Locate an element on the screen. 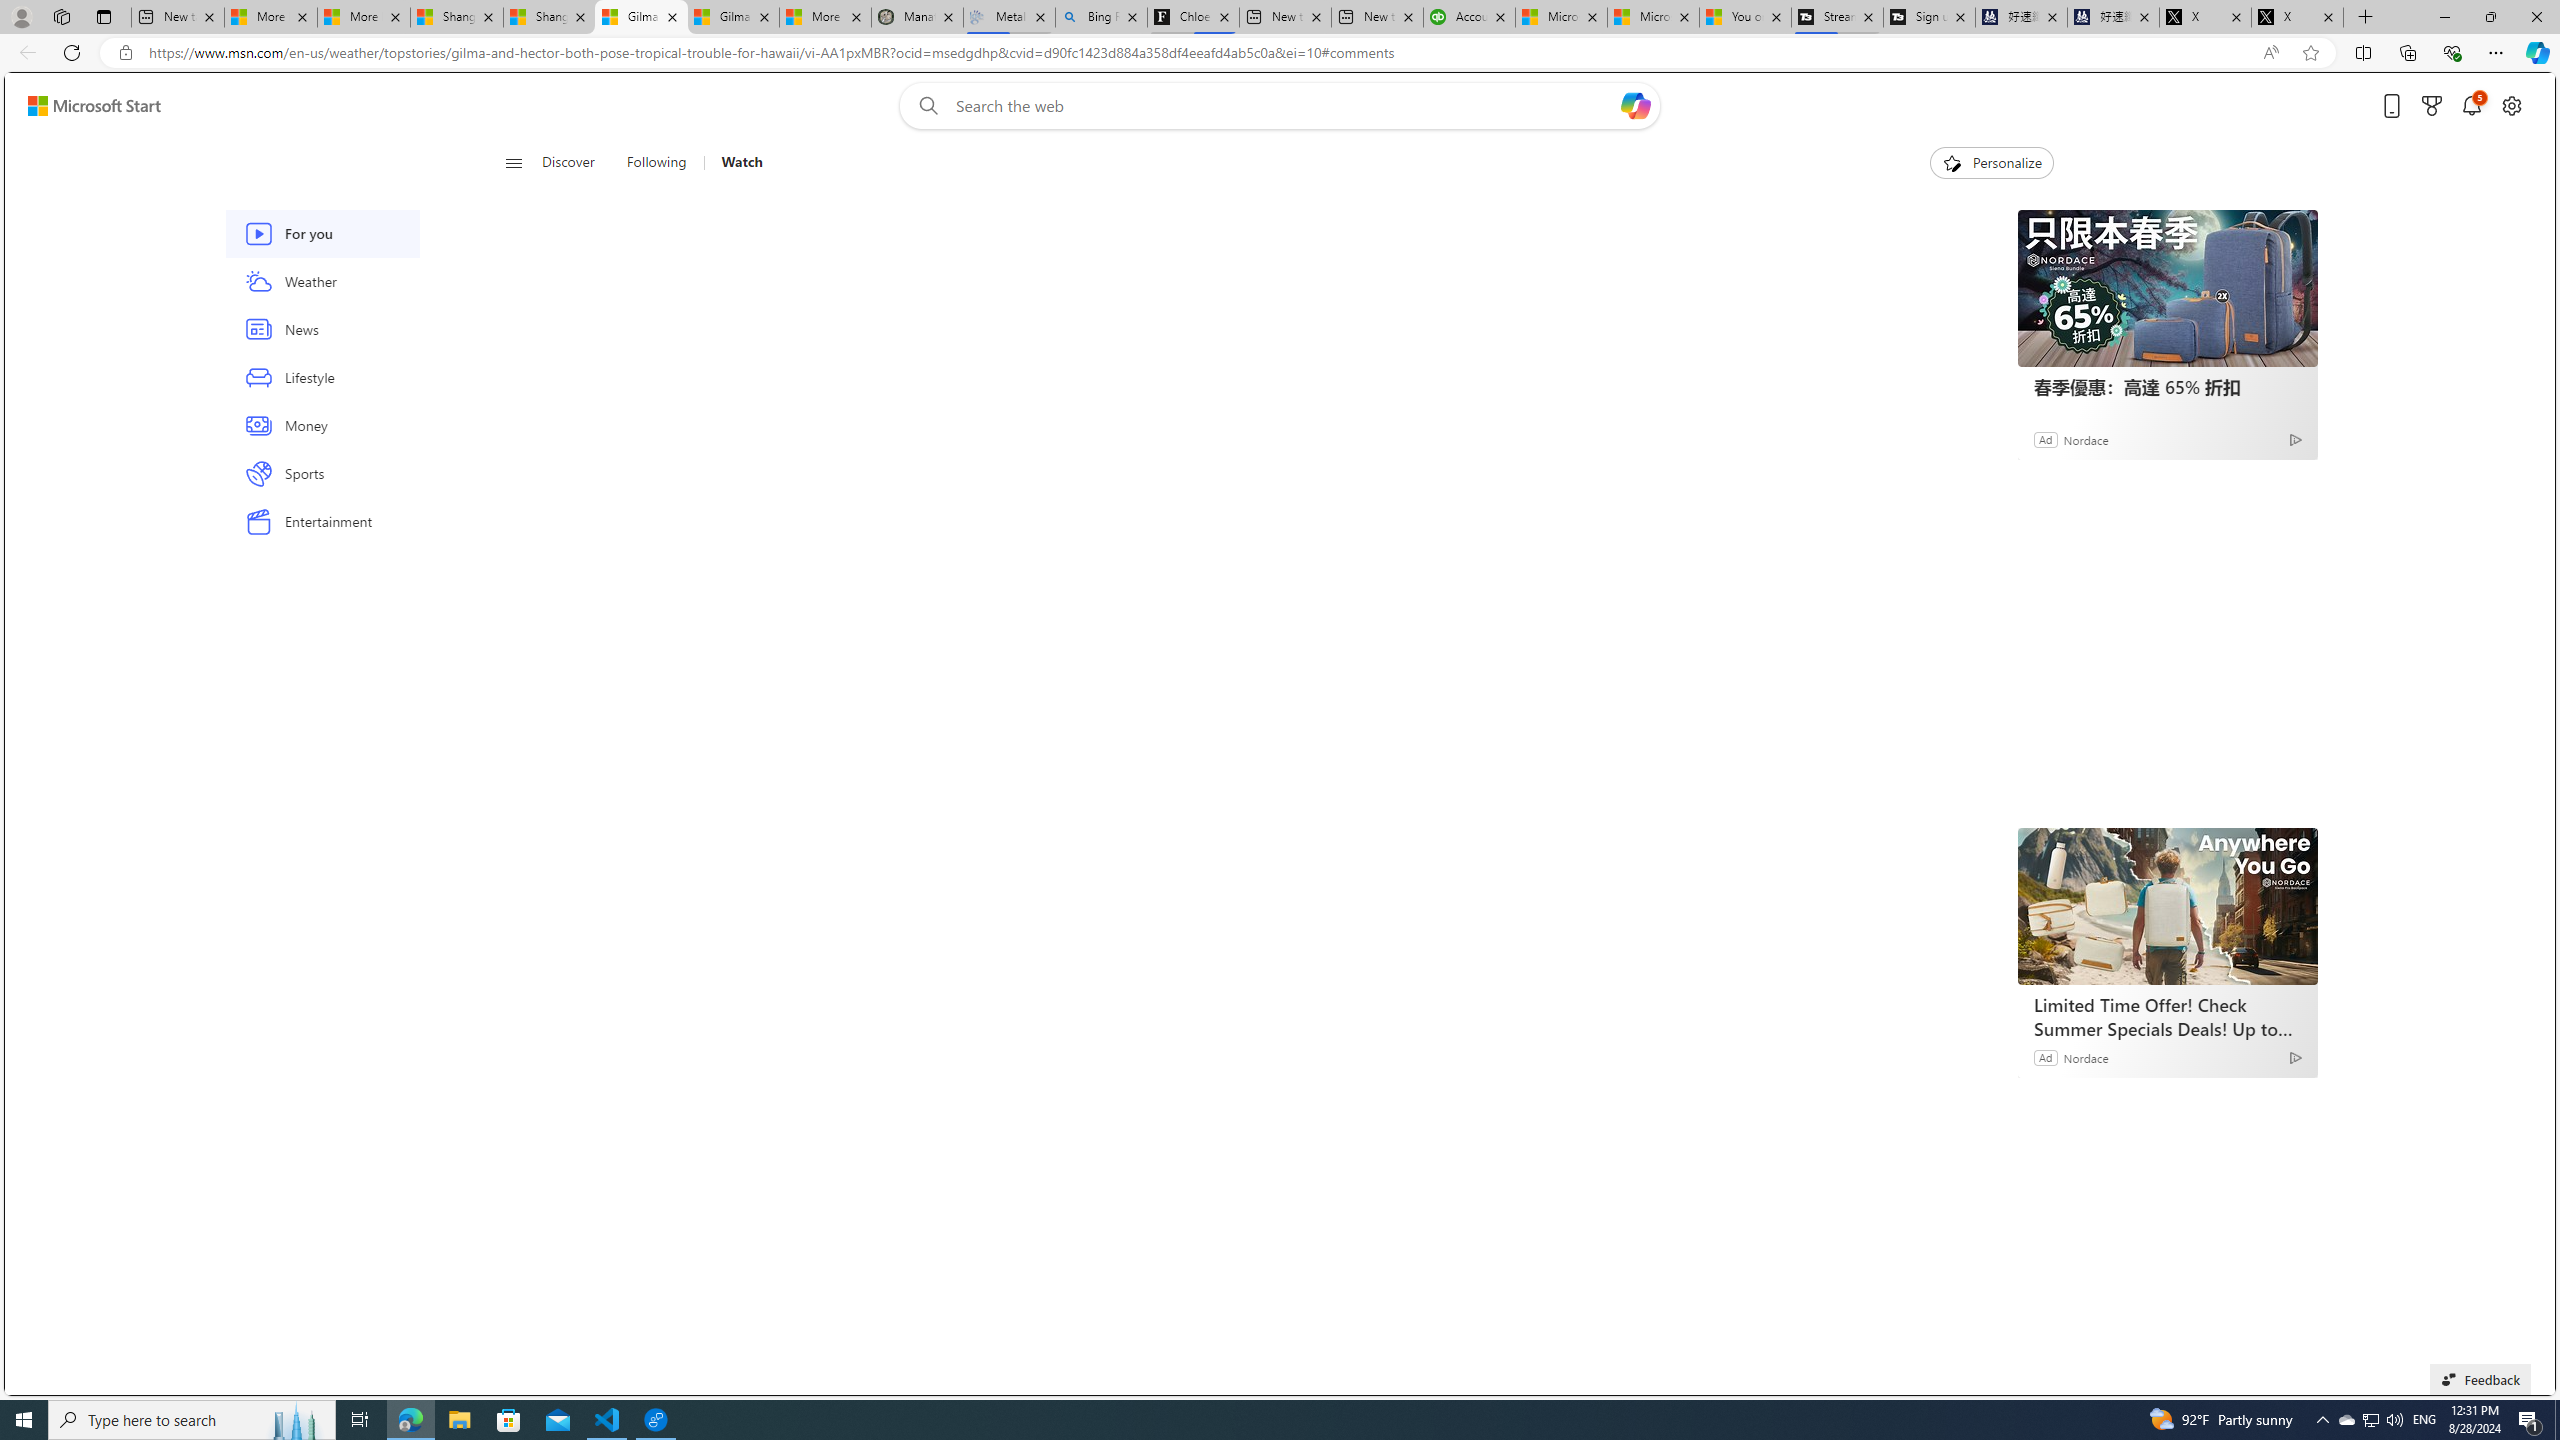  'Shanghai, China weather forecast | Microsoft Weather' is located at coordinates (549, 16).